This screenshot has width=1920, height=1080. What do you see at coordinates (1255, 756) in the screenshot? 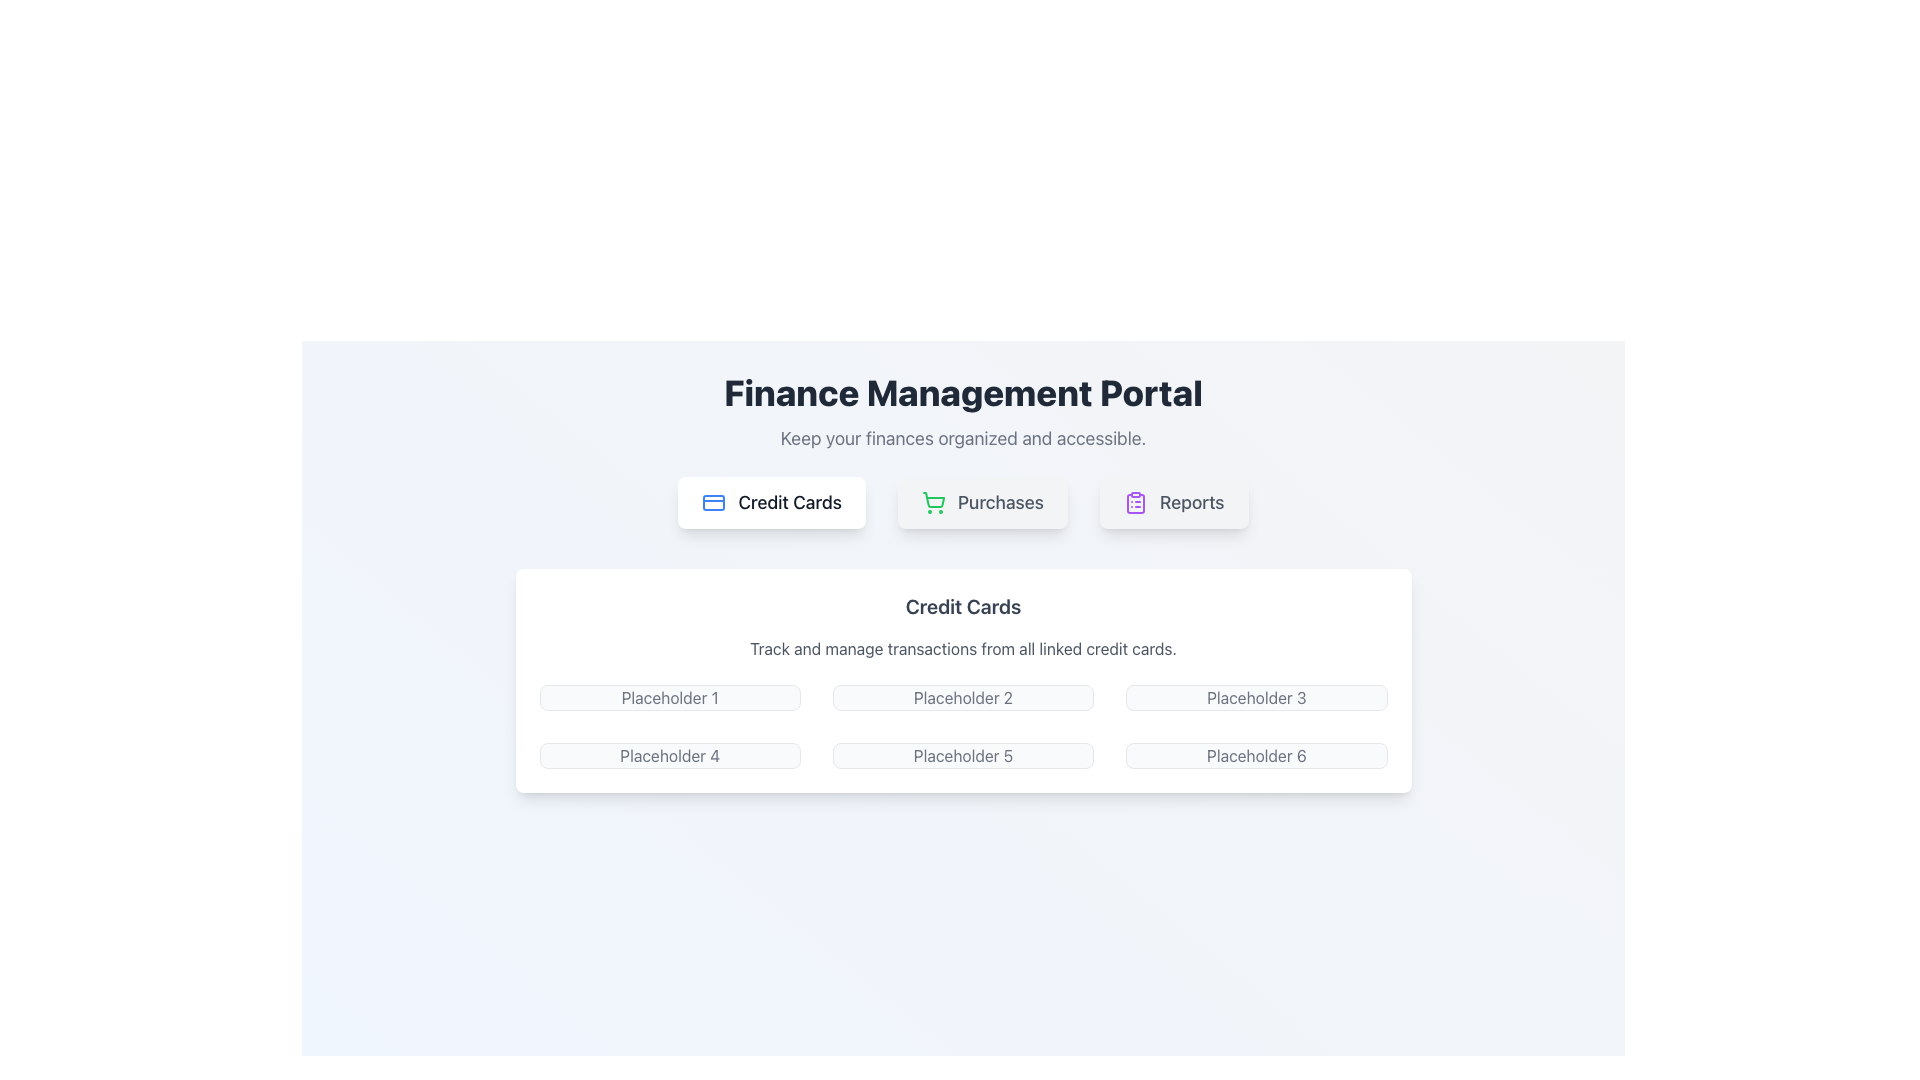
I see `the static text label displaying 'Placeholder 6', which is styled in gray and positioned in the bottom-right corner of a grid structure` at bounding box center [1255, 756].